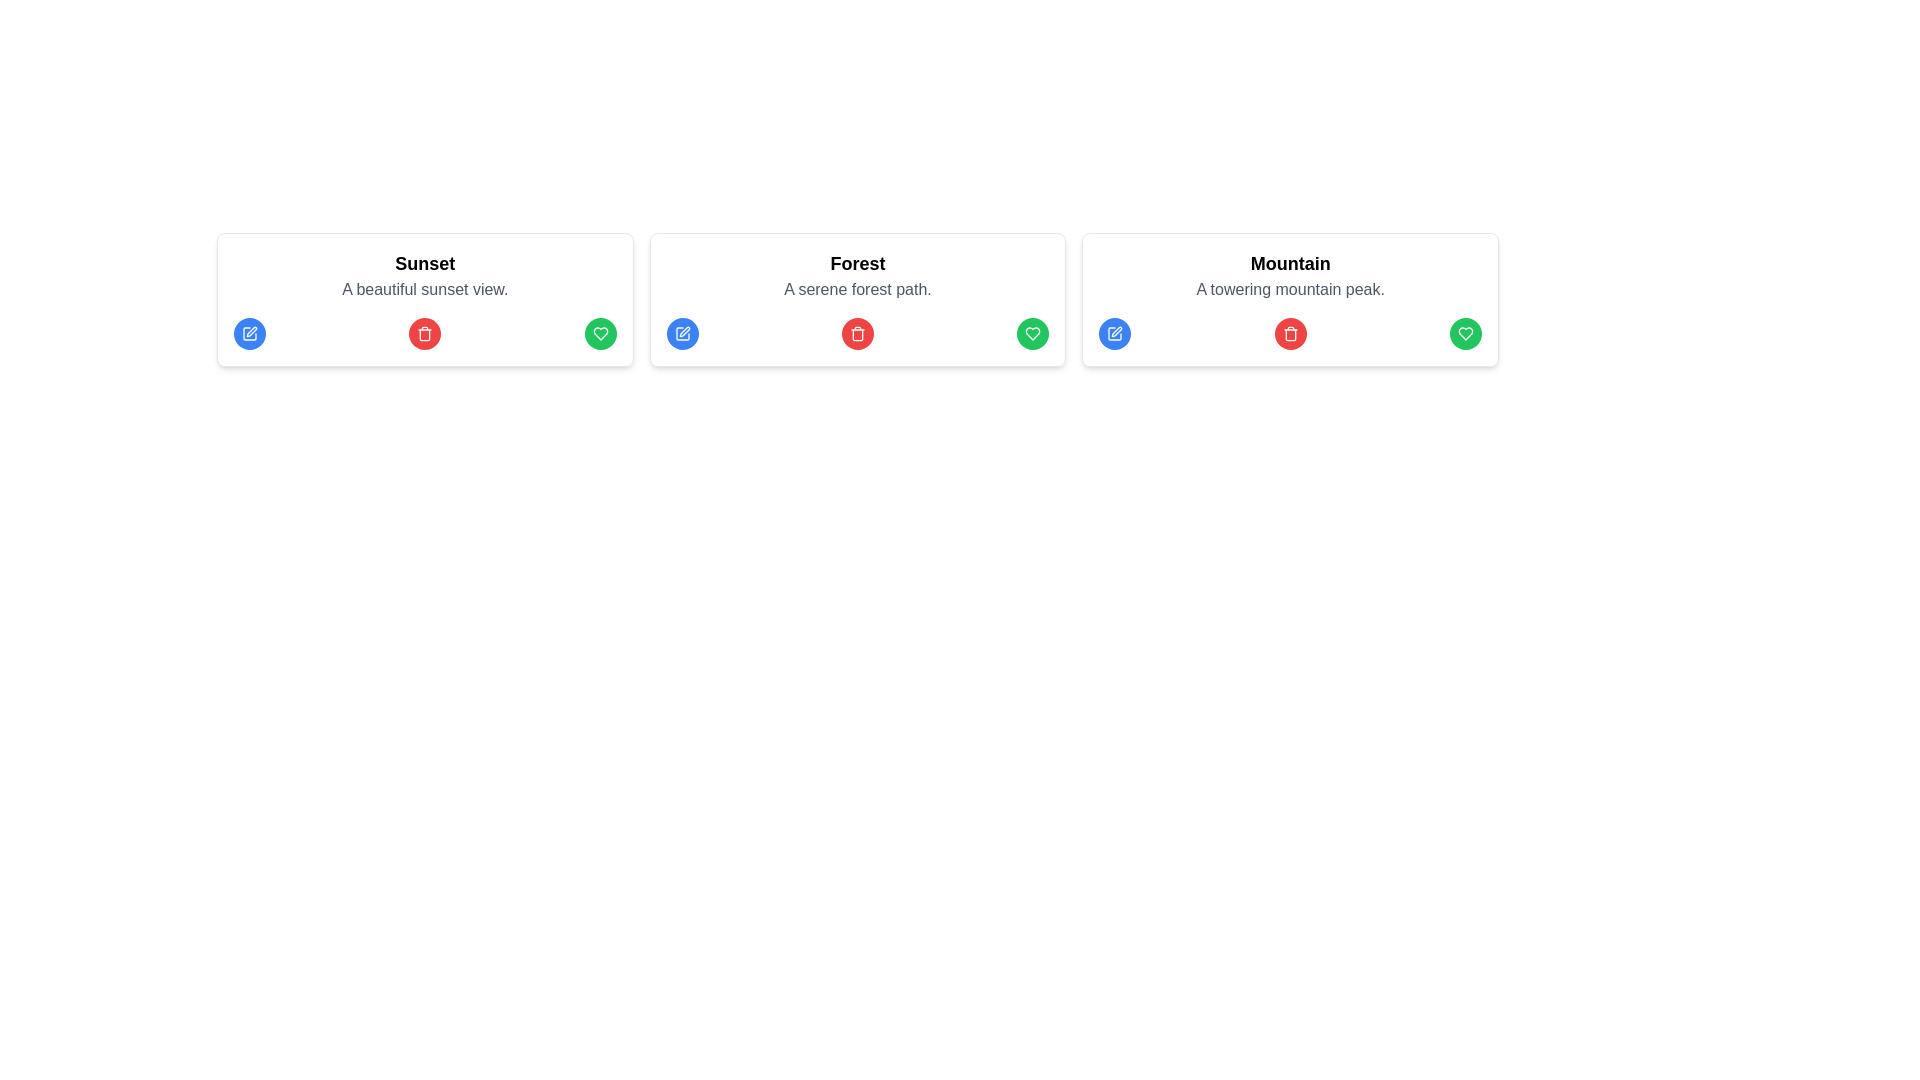 The height and width of the screenshot is (1080, 1920). I want to click on textual information within the card component titled 'Sunset', which includes a bold title and a gray subtitle, so click(424, 300).